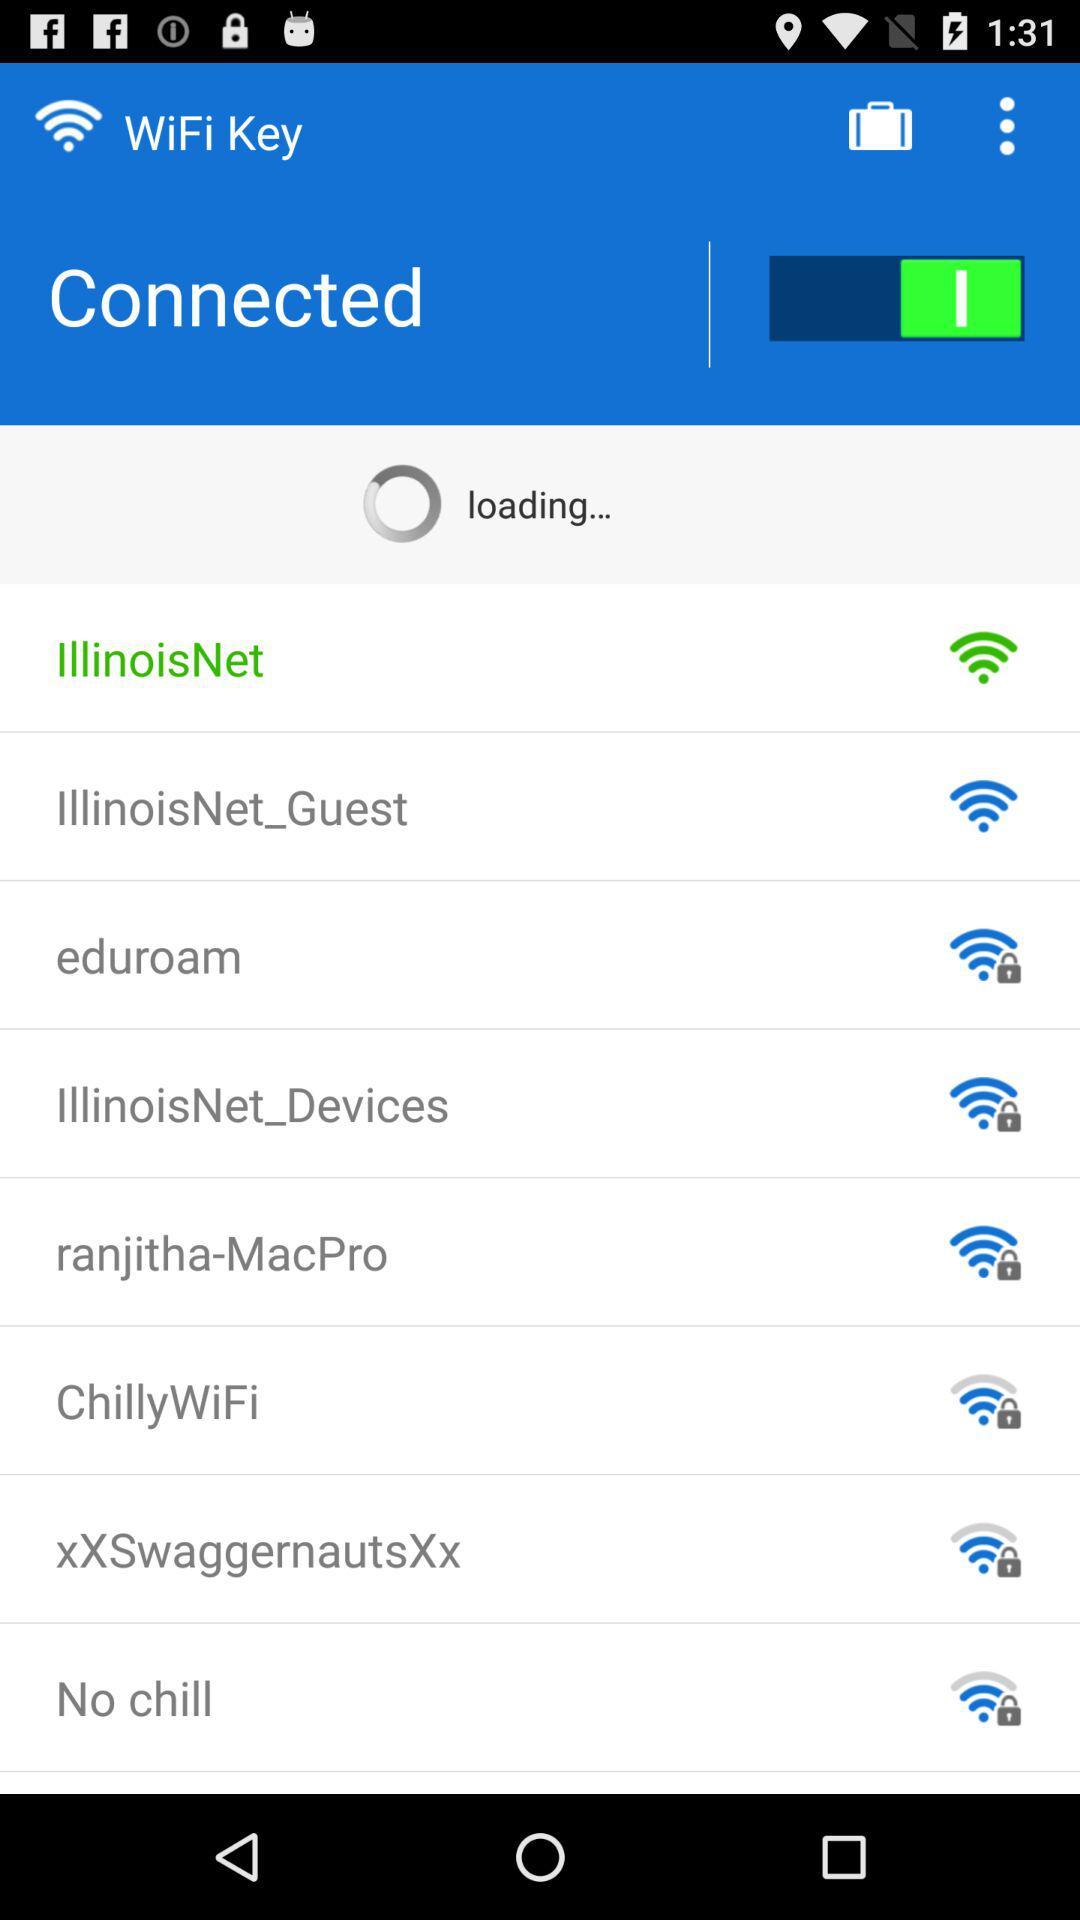 Image resolution: width=1080 pixels, height=1920 pixels. Describe the element at coordinates (879, 133) in the screenshot. I see `the shop icon` at that location.